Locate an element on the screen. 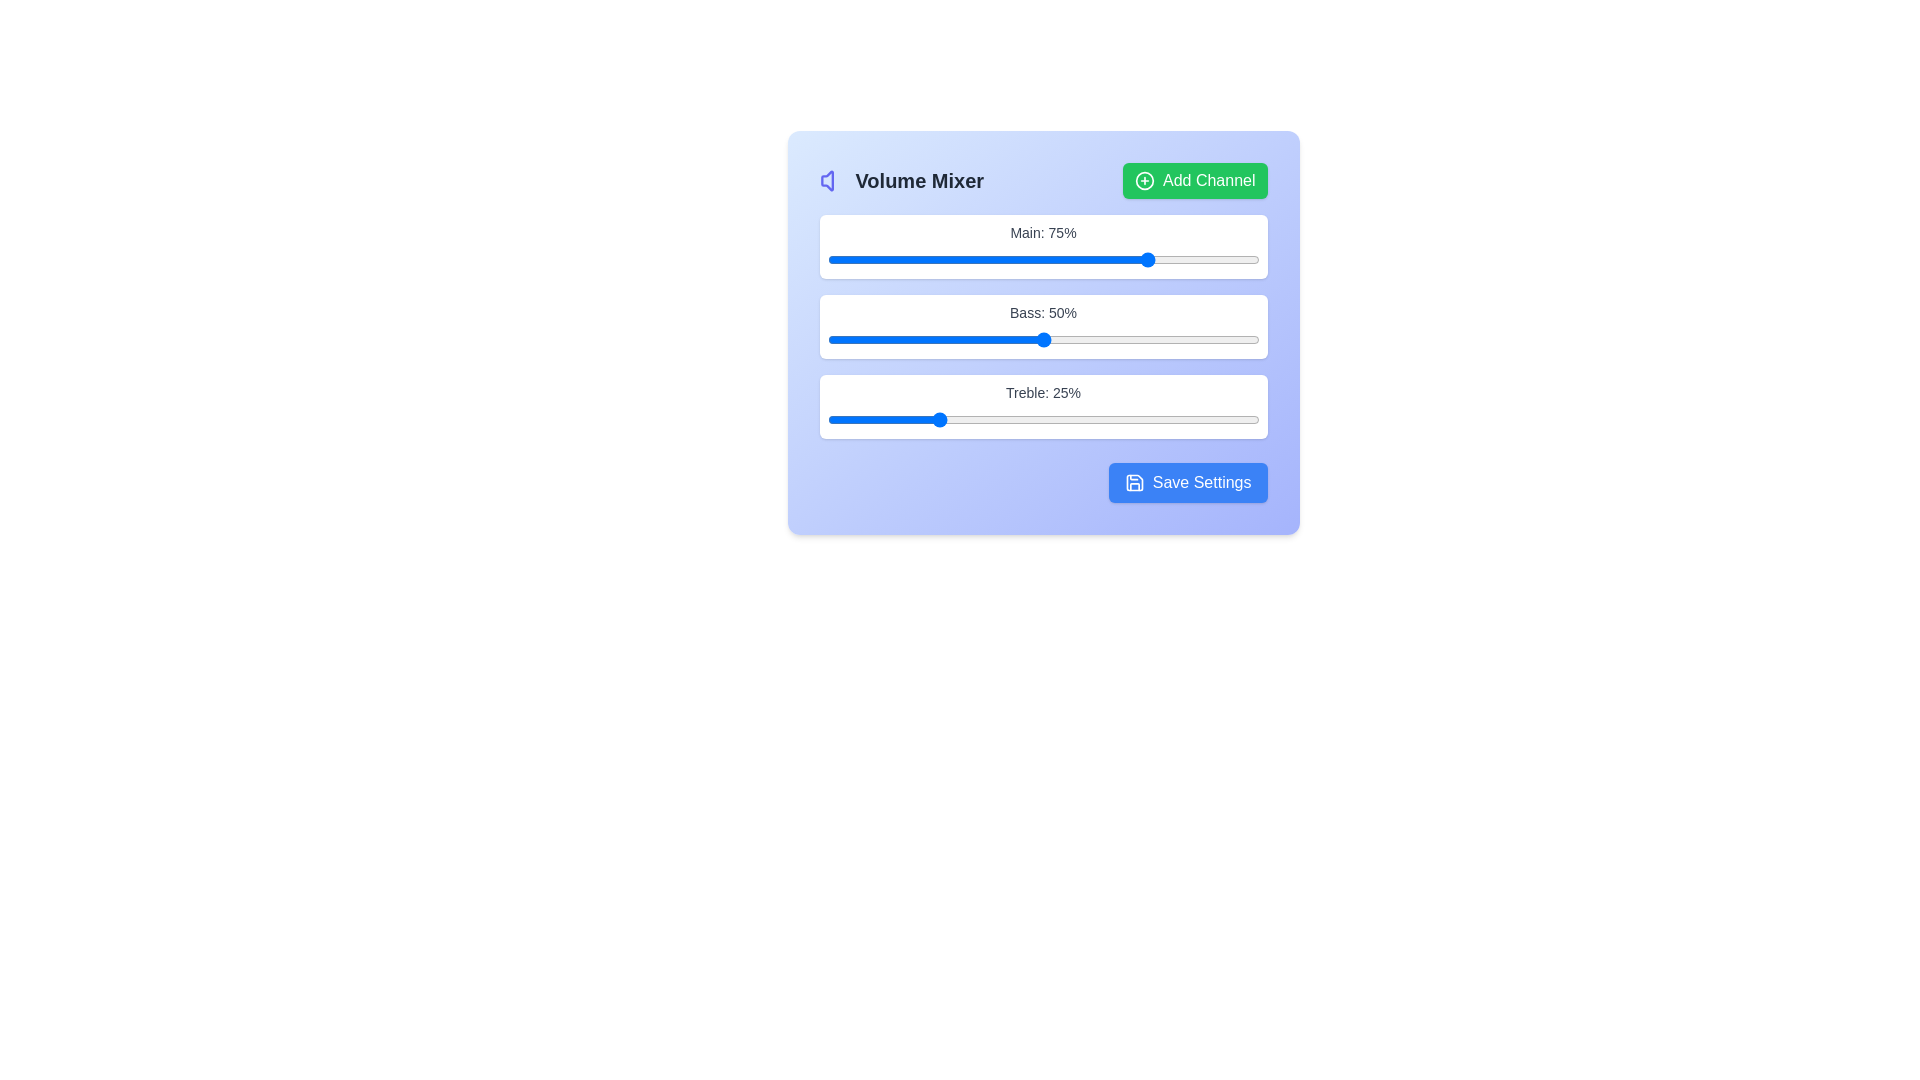 Image resolution: width=1920 pixels, height=1080 pixels. treble is located at coordinates (1147, 419).